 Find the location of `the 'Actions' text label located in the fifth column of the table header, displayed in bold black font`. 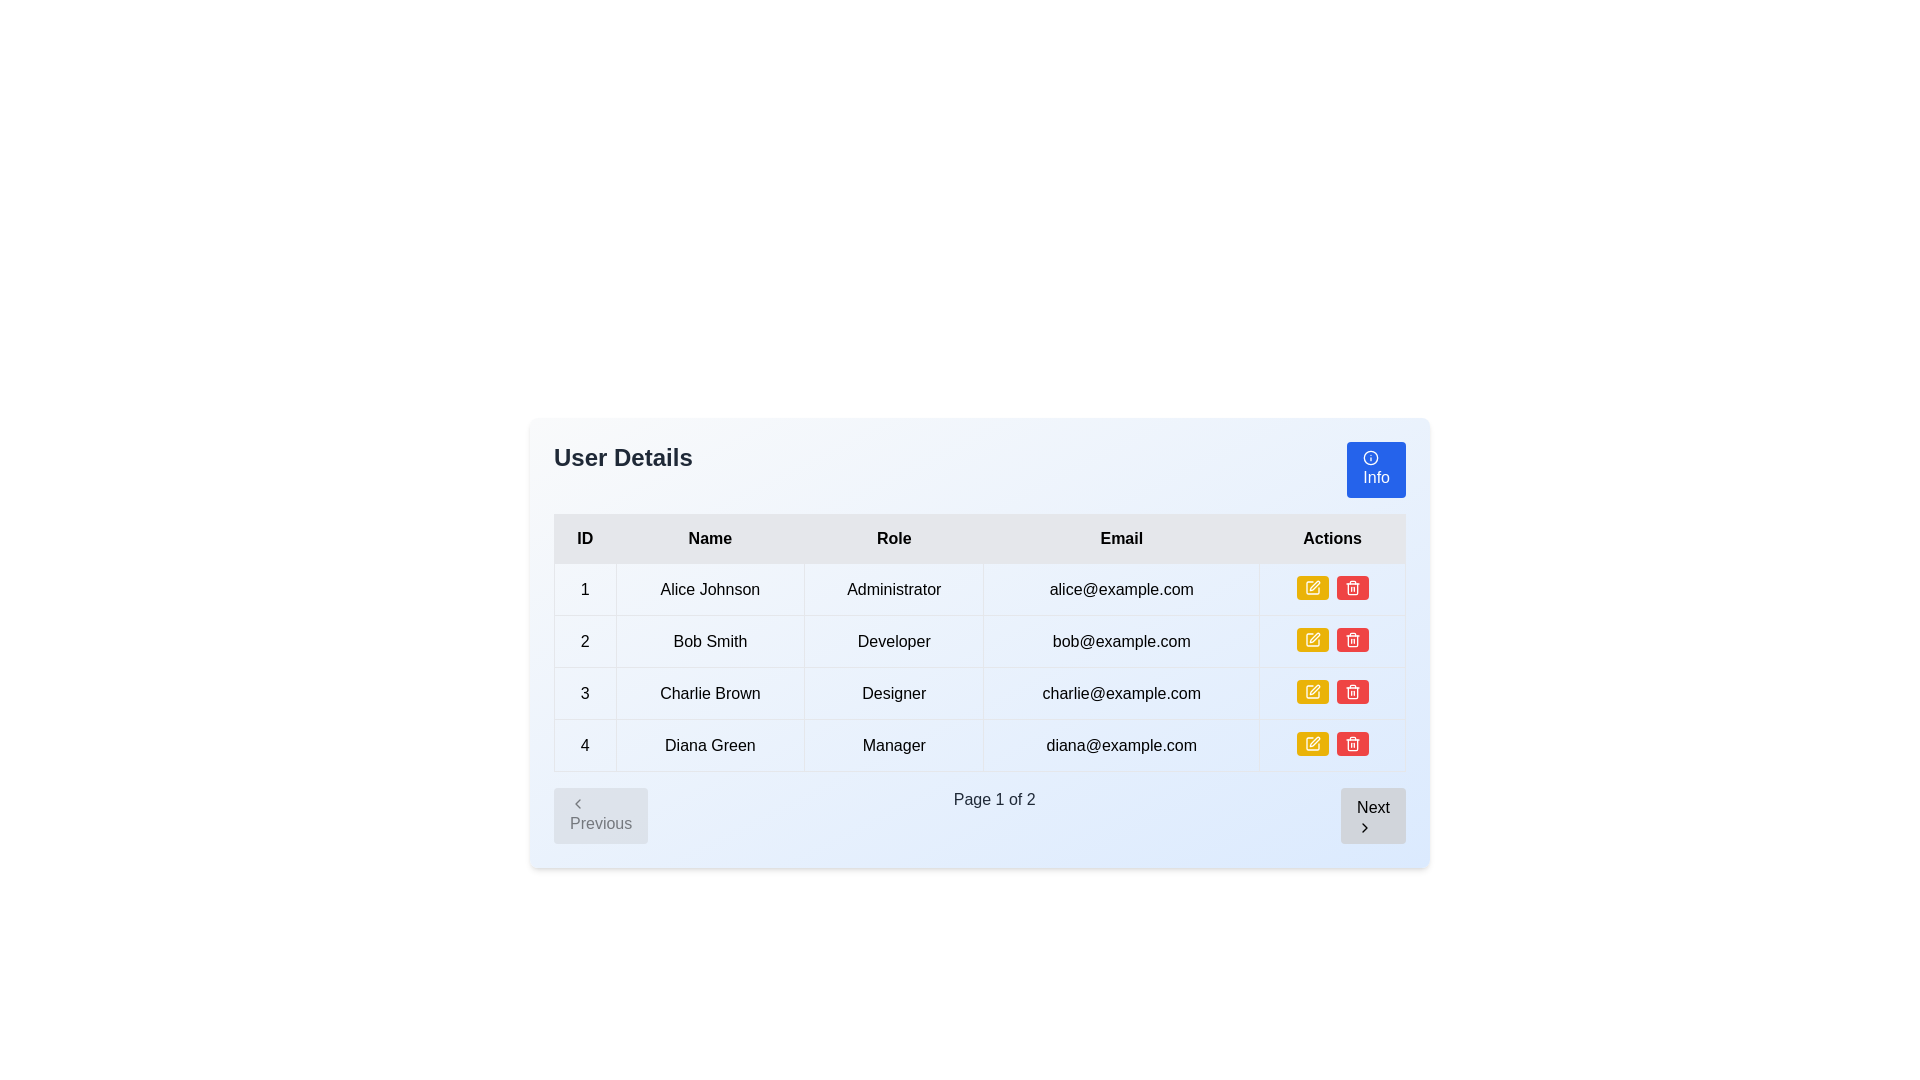

the 'Actions' text label located in the fifth column of the table header, displayed in bold black font is located at coordinates (1332, 538).